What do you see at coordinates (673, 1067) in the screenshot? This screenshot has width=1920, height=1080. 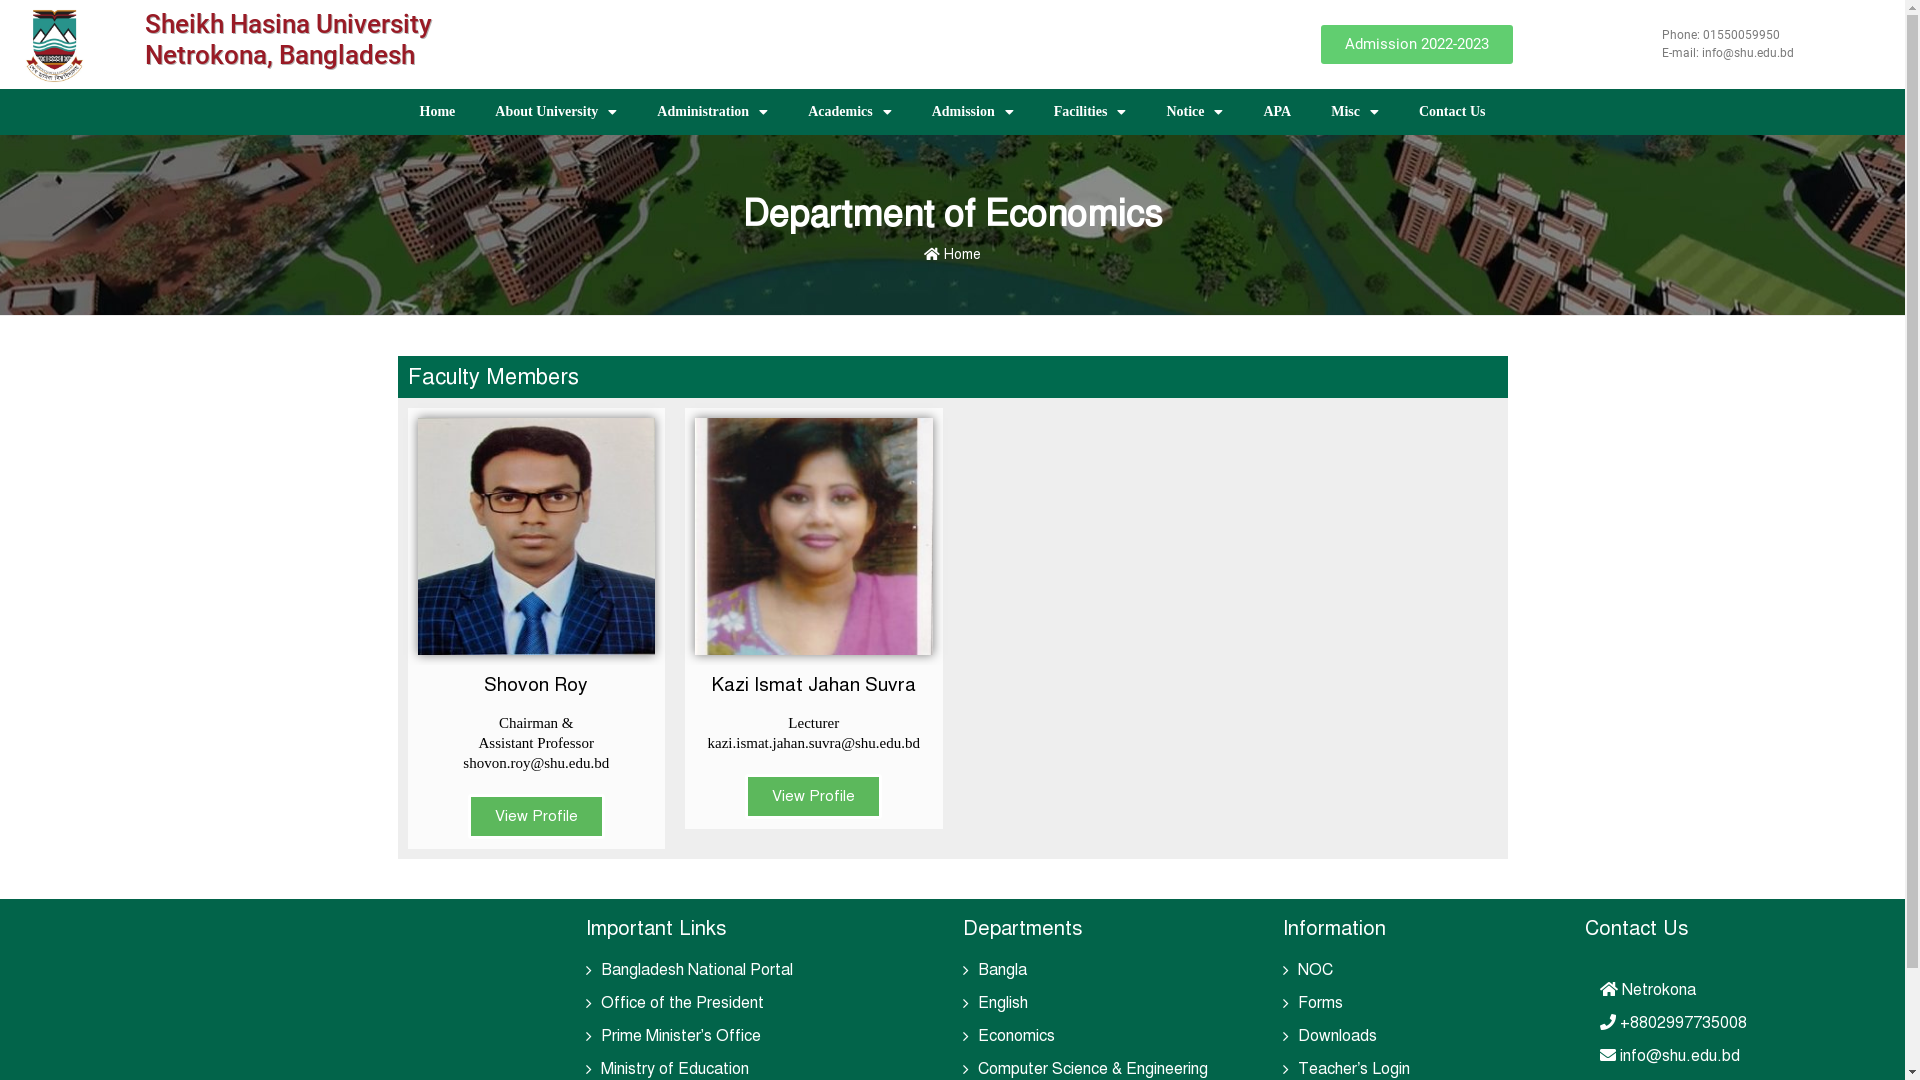 I see `'Ministry of Education'` at bounding box center [673, 1067].